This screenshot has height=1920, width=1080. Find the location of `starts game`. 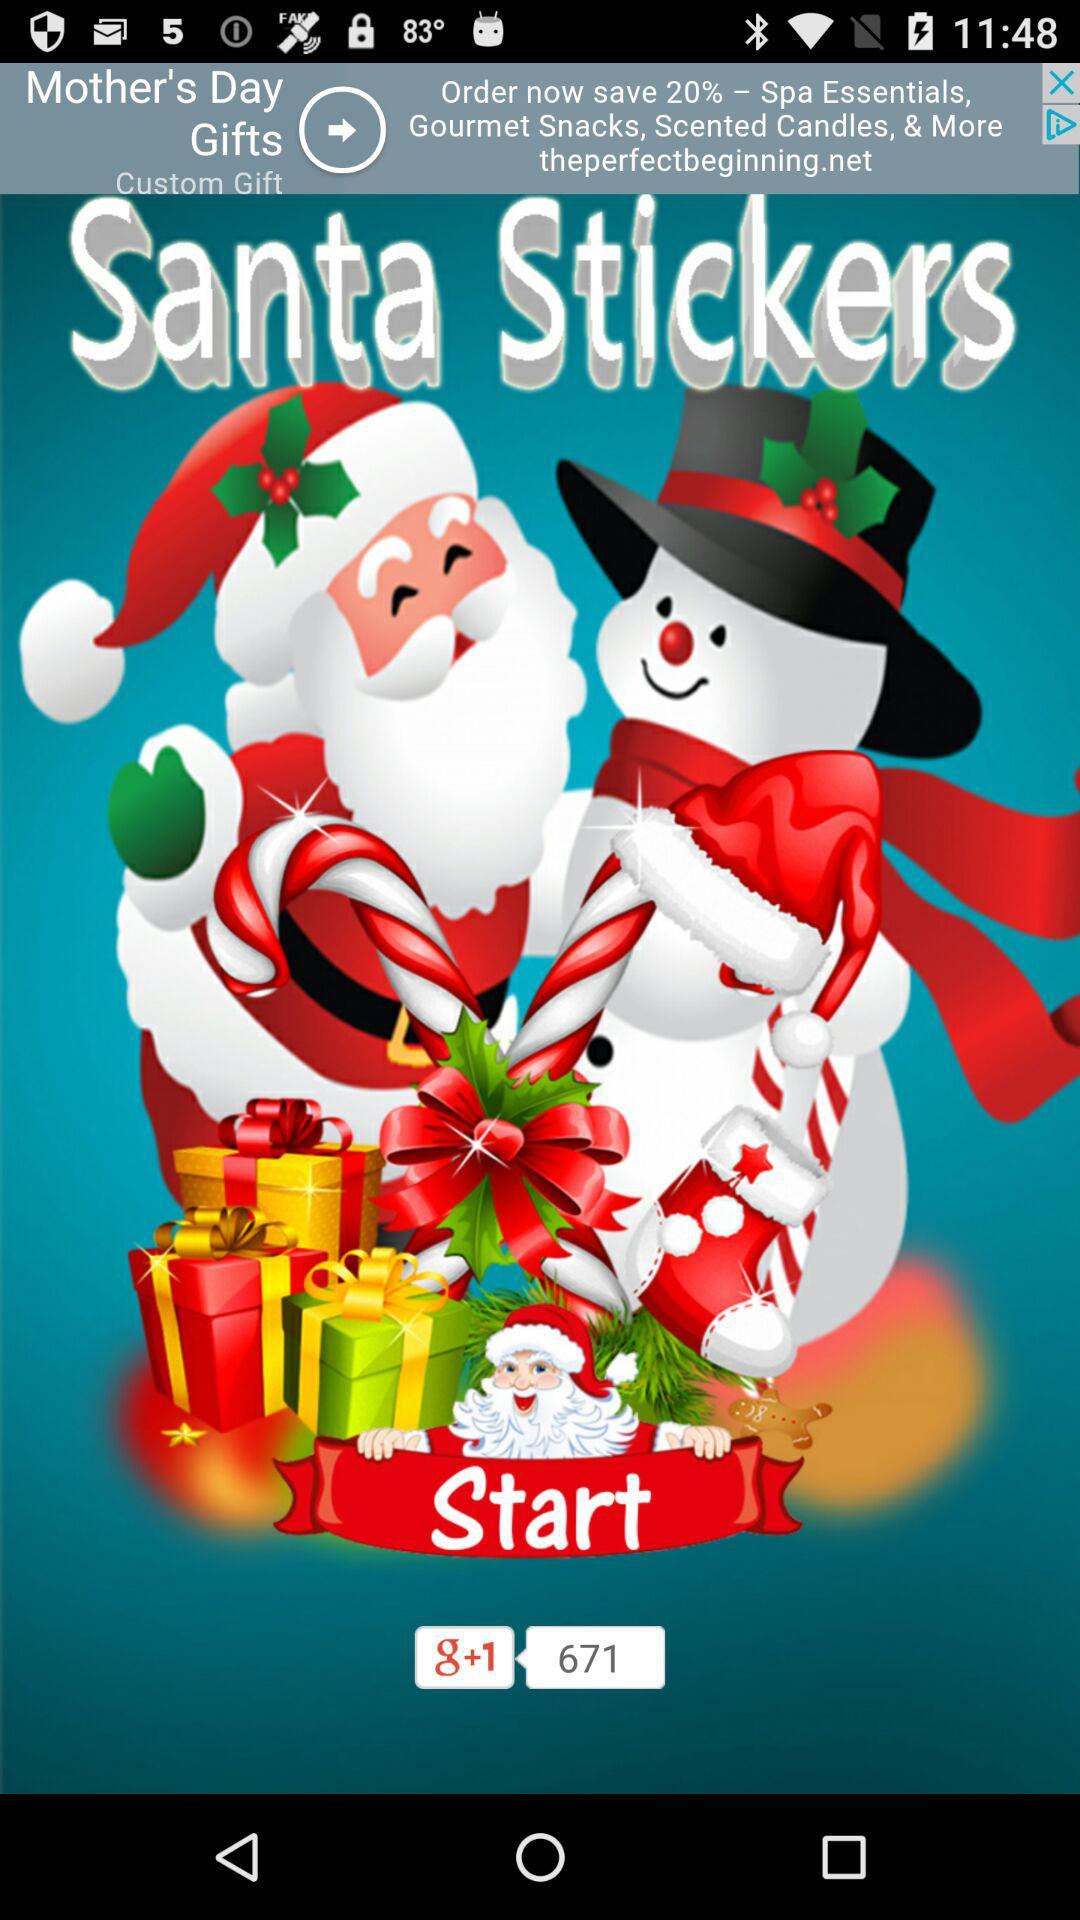

starts game is located at coordinates (540, 1430).